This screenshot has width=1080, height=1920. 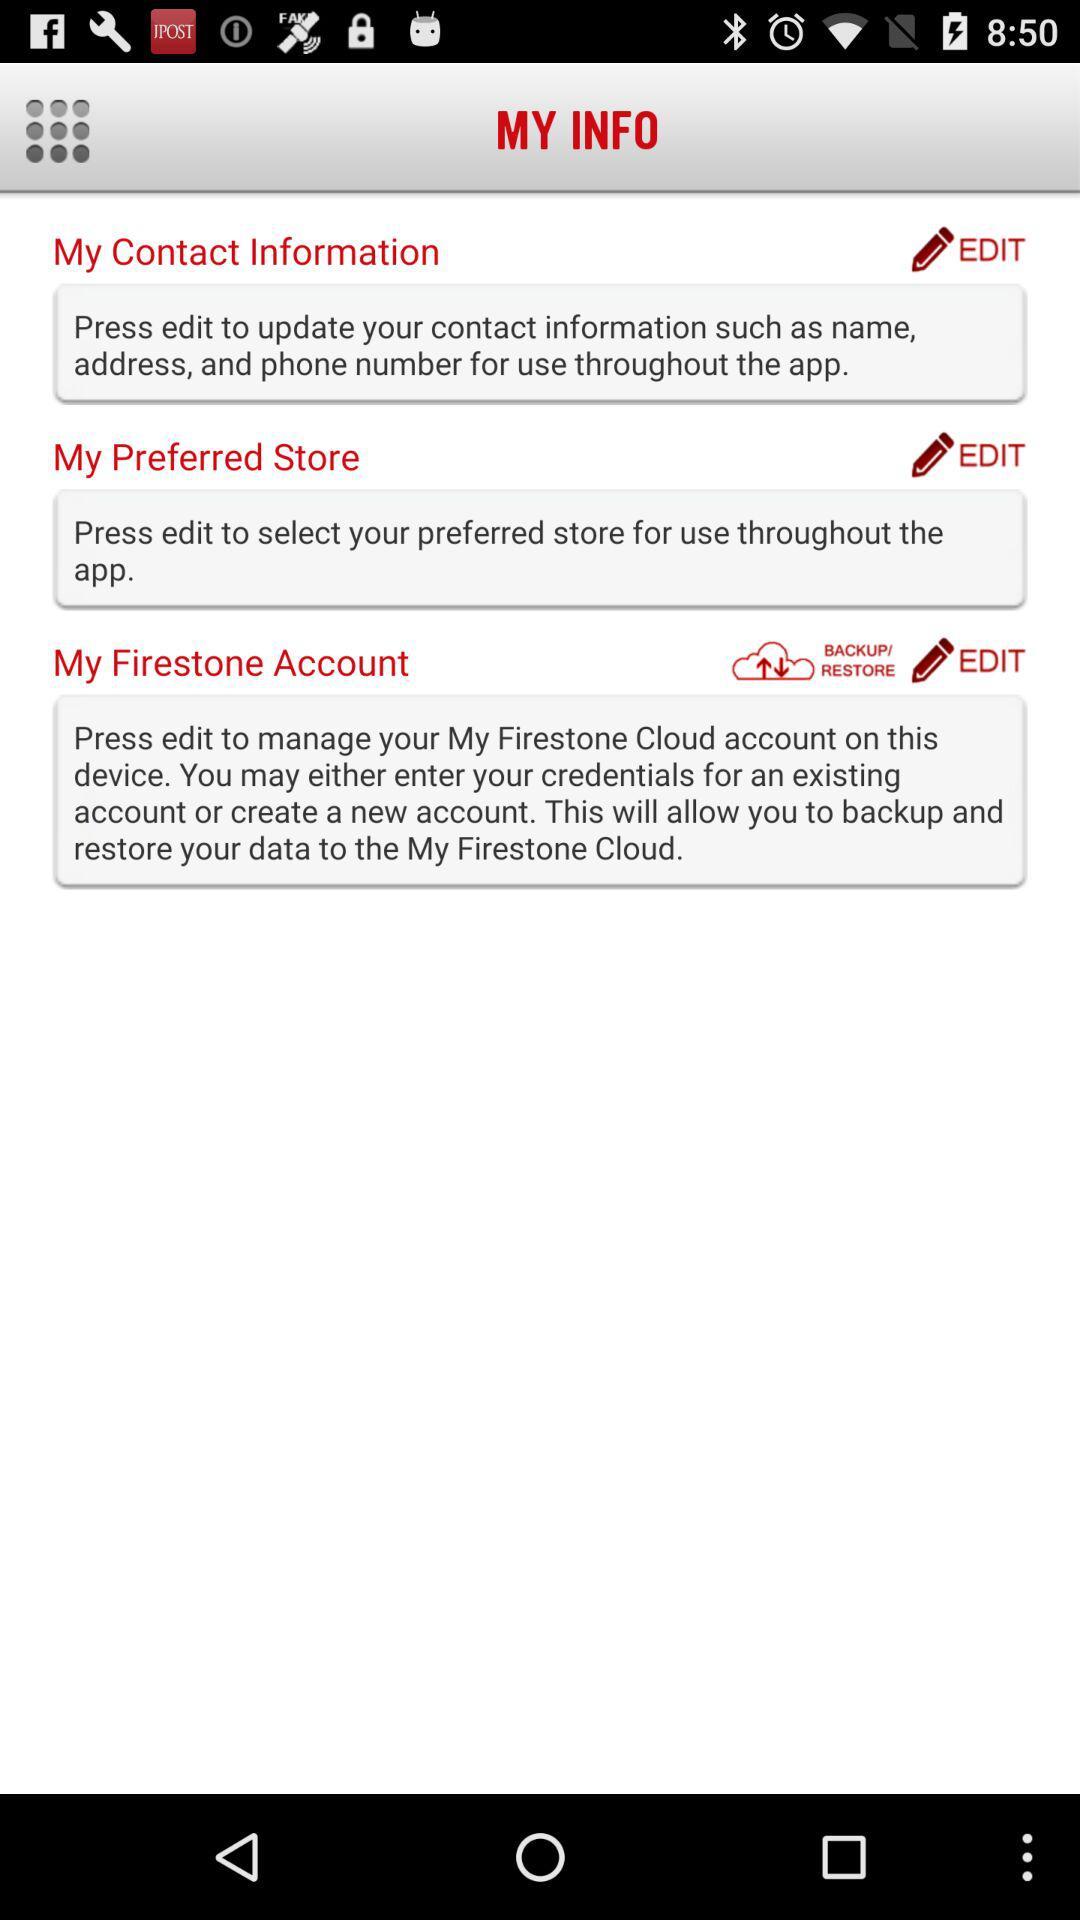 What do you see at coordinates (967, 248) in the screenshot?
I see `edit contact info` at bounding box center [967, 248].